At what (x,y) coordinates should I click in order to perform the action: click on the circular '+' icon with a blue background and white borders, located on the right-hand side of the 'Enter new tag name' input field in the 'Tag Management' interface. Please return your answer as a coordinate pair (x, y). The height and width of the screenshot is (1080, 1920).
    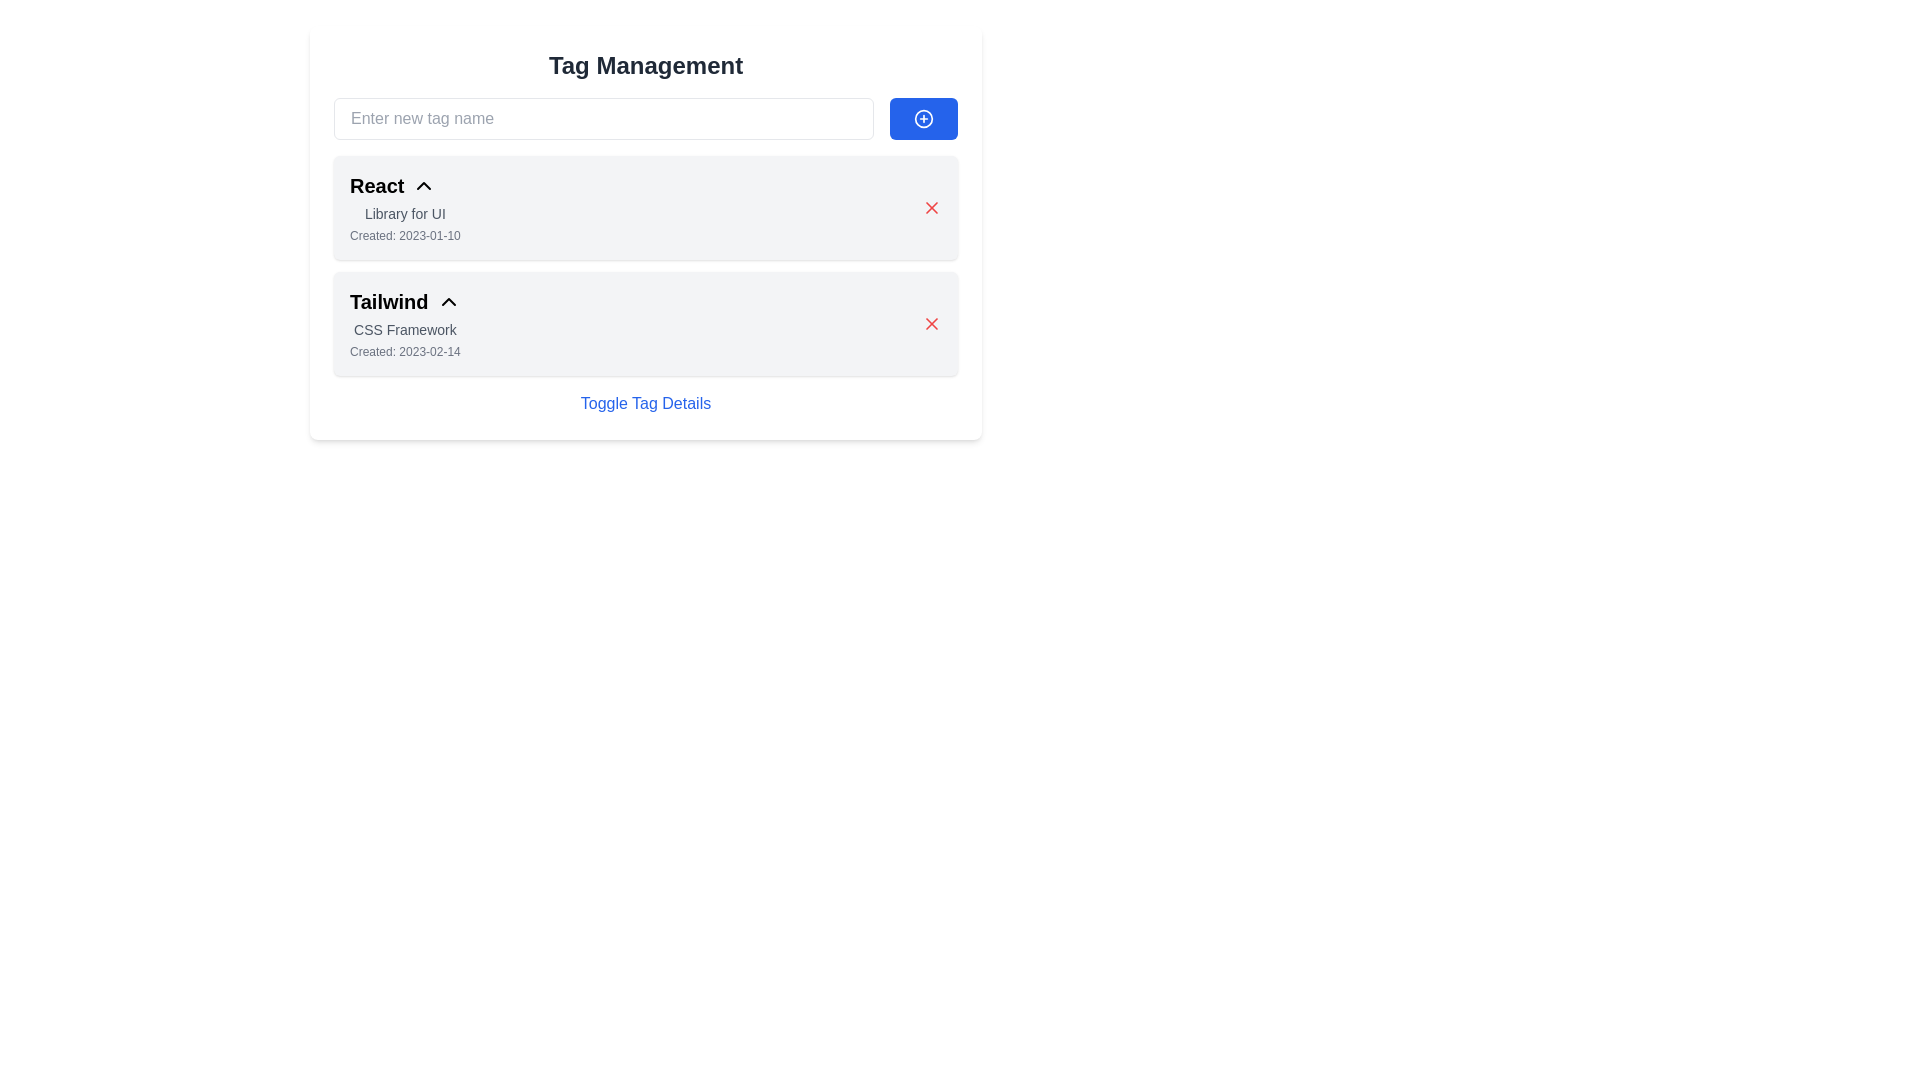
    Looking at the image, I should click on (923, 119).